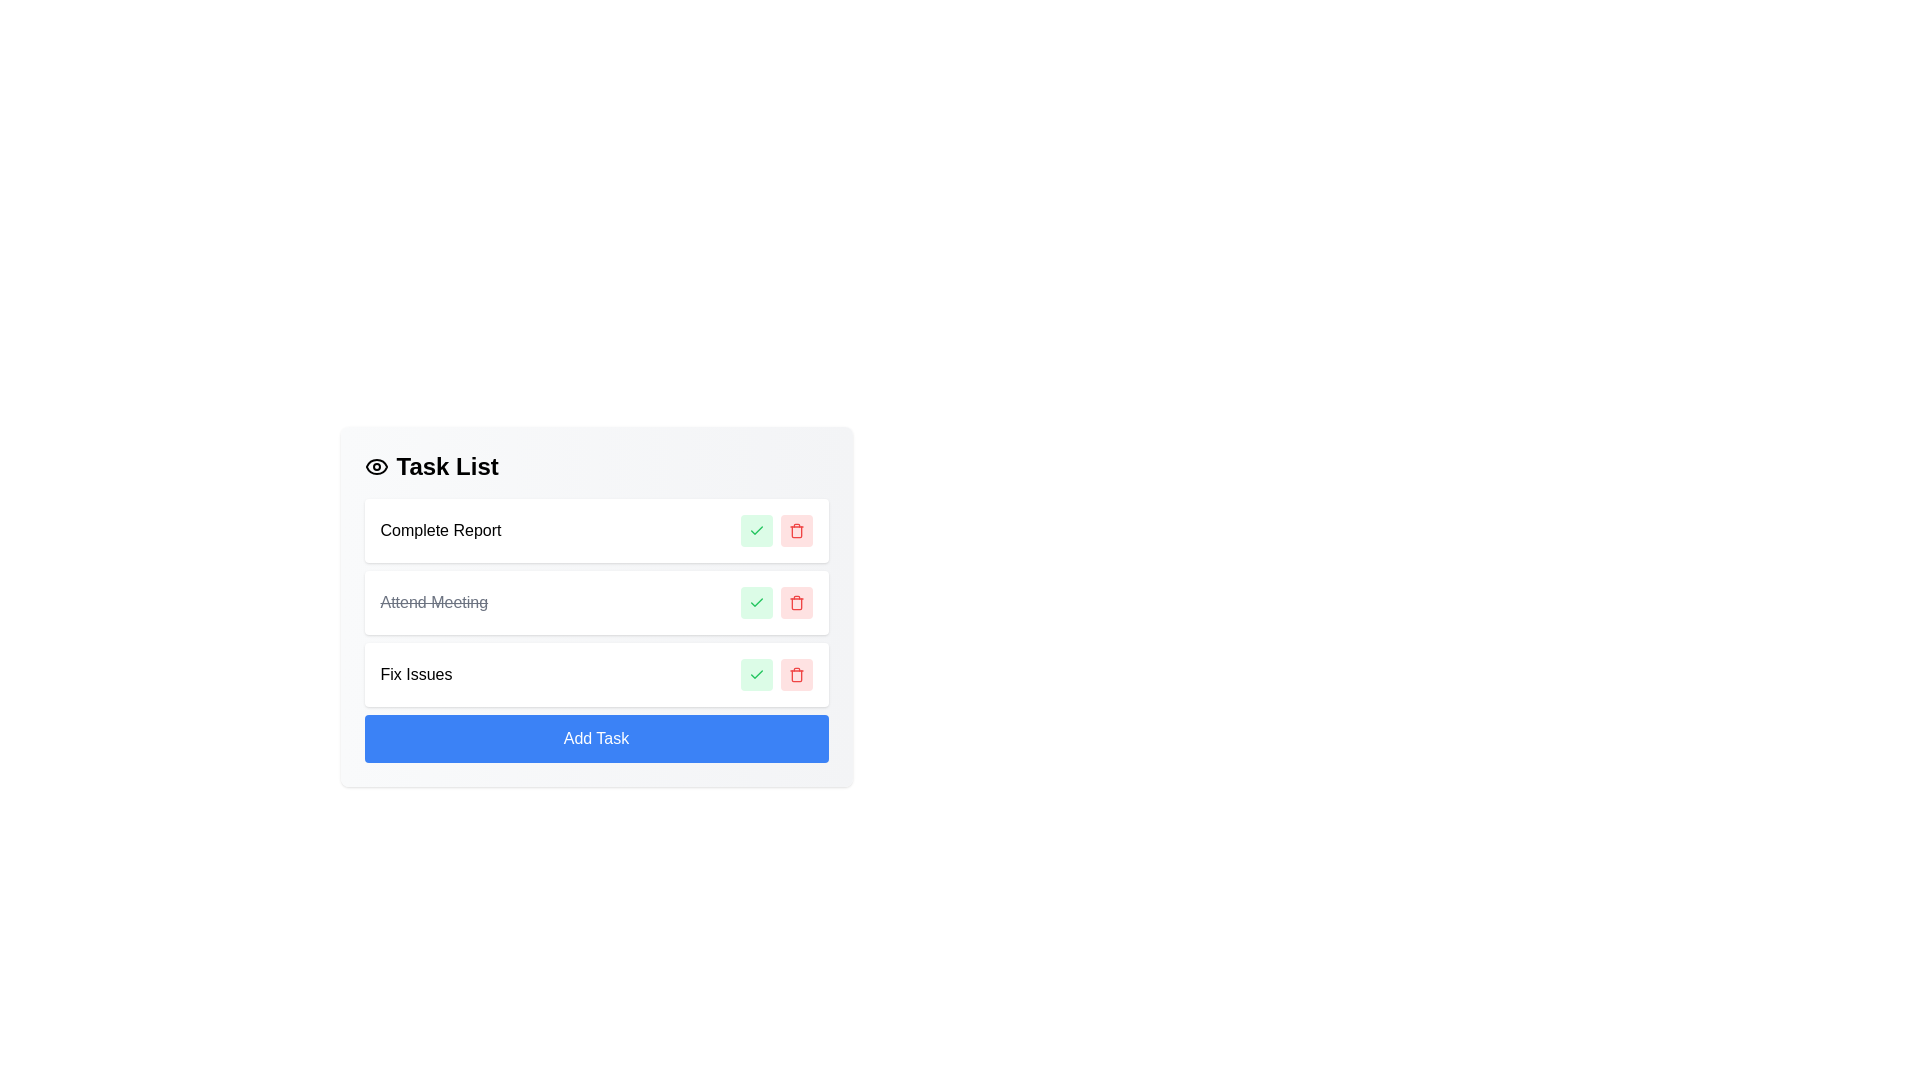 The width and height of the screenshot is (1920, 1080). Describe the element at coordinates (755, 601) in the screenshot. I see `the green checkmark button to toggle the completion status of the task identified by its name Attend Meeting` at that location.